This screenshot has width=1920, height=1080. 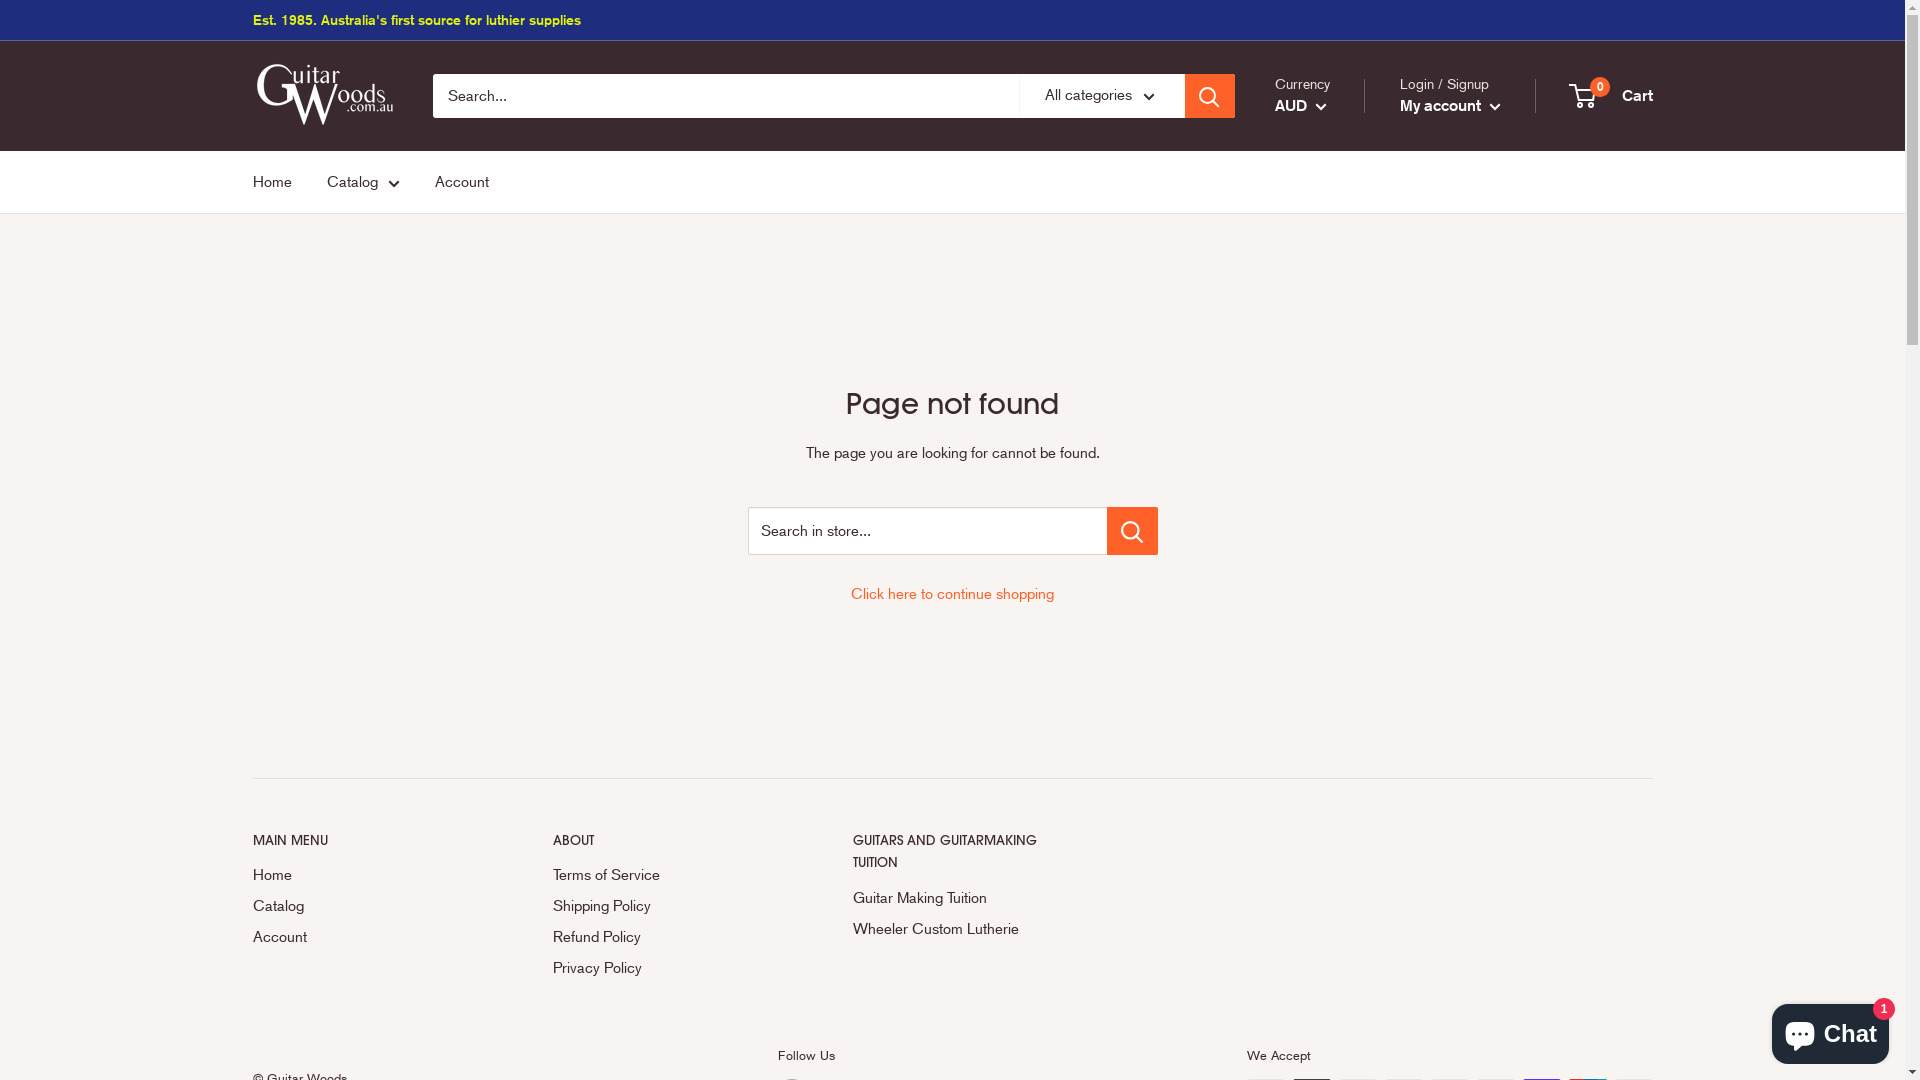 What do you see at coordinates (667, 874) in the screenshot?
I see `'Terms of Service'` at bounding box center [667, 874].